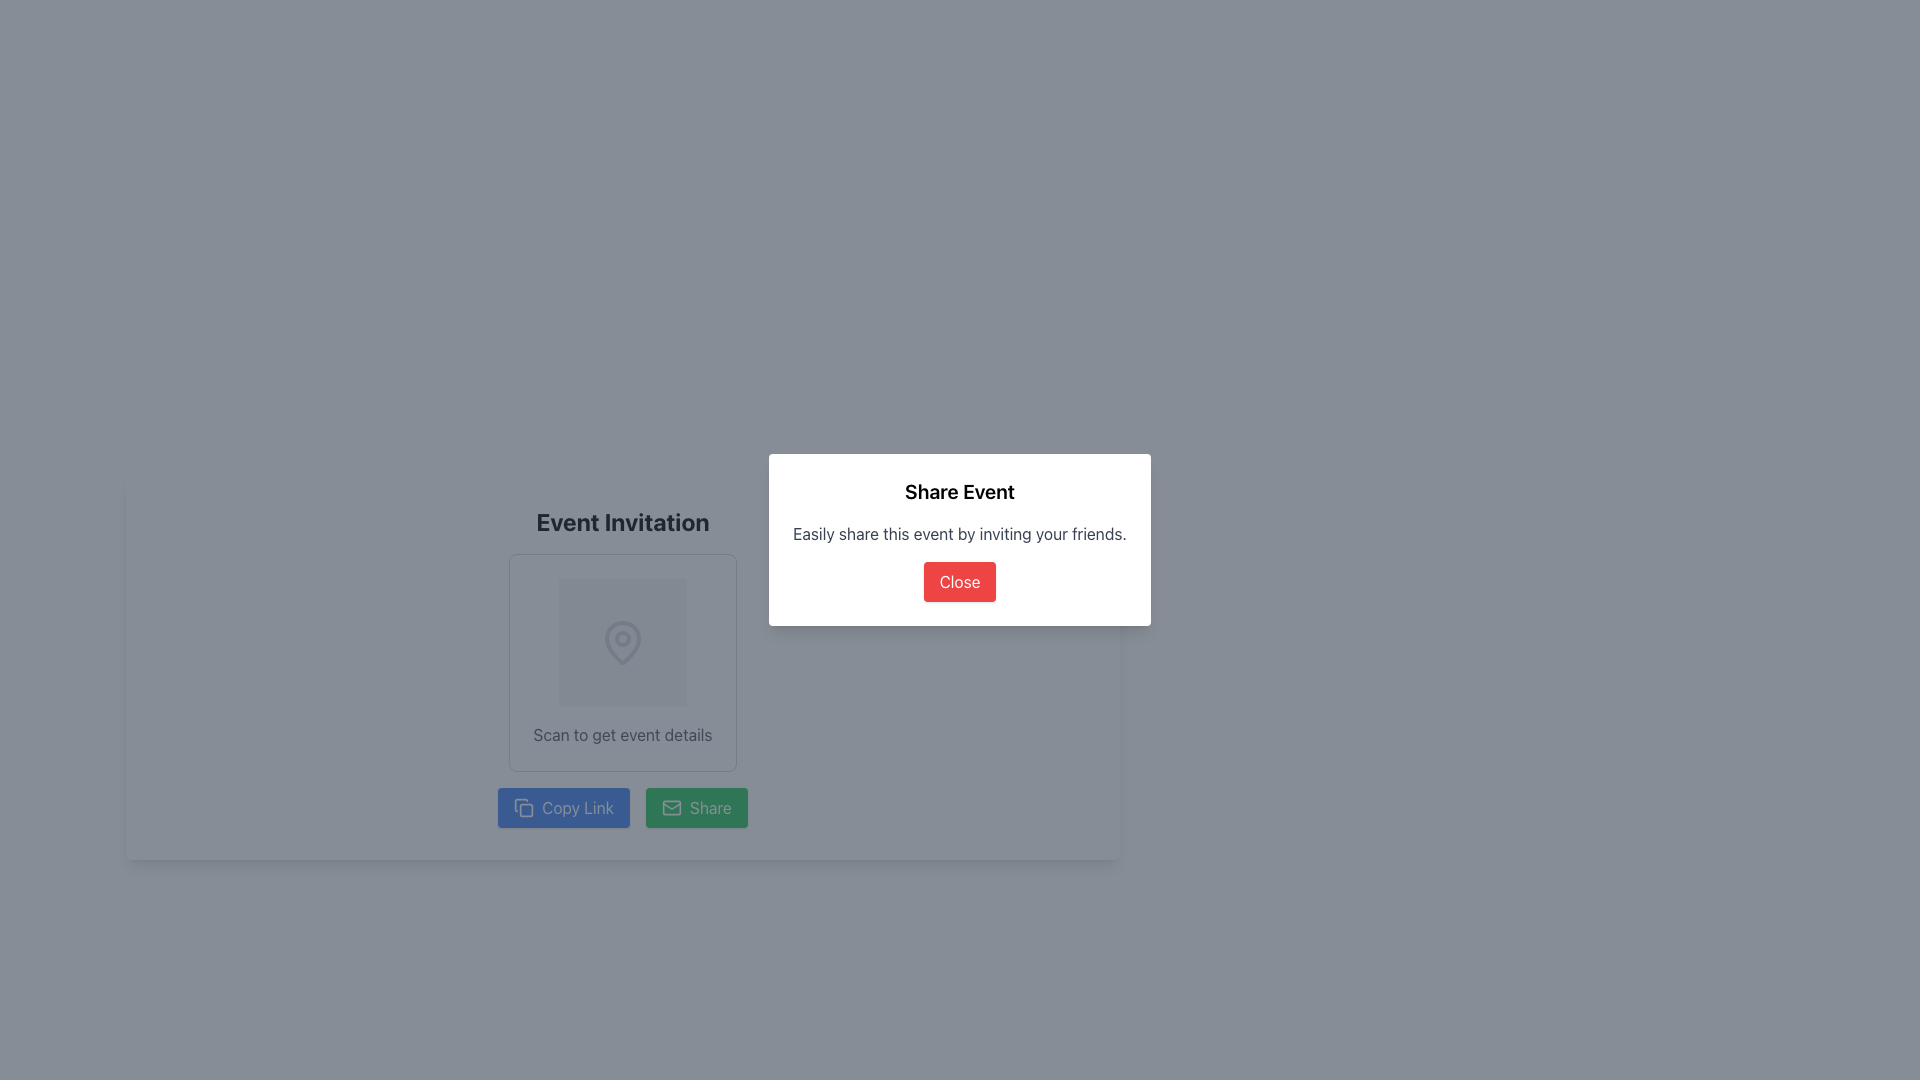 The height and width of the screenshot is (1080, 1920). Describe the element at coordinates (672, 806) in the screenshot. I see `the email icon within the 'Share' button located in the lower-left area of the interface` at that location.